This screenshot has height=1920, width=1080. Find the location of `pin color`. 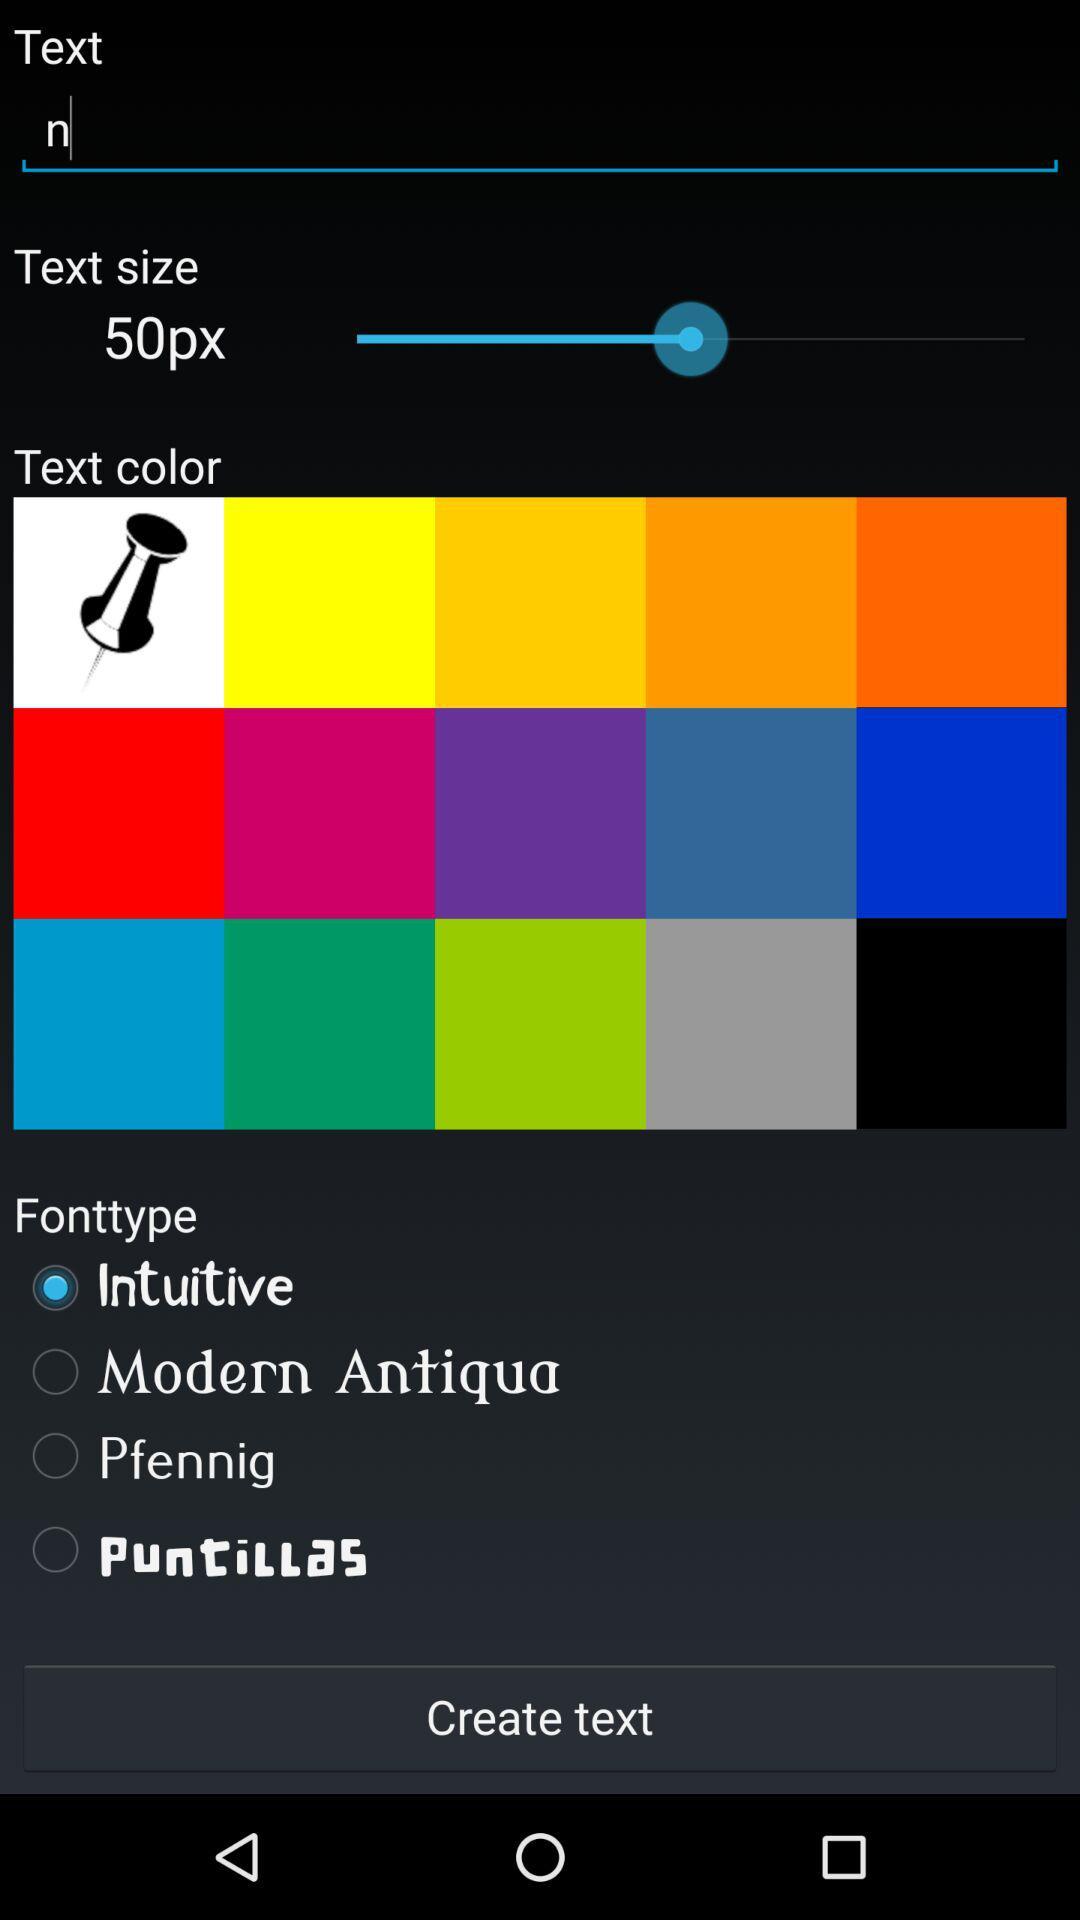

pin color is located at coordinates (118, 601).